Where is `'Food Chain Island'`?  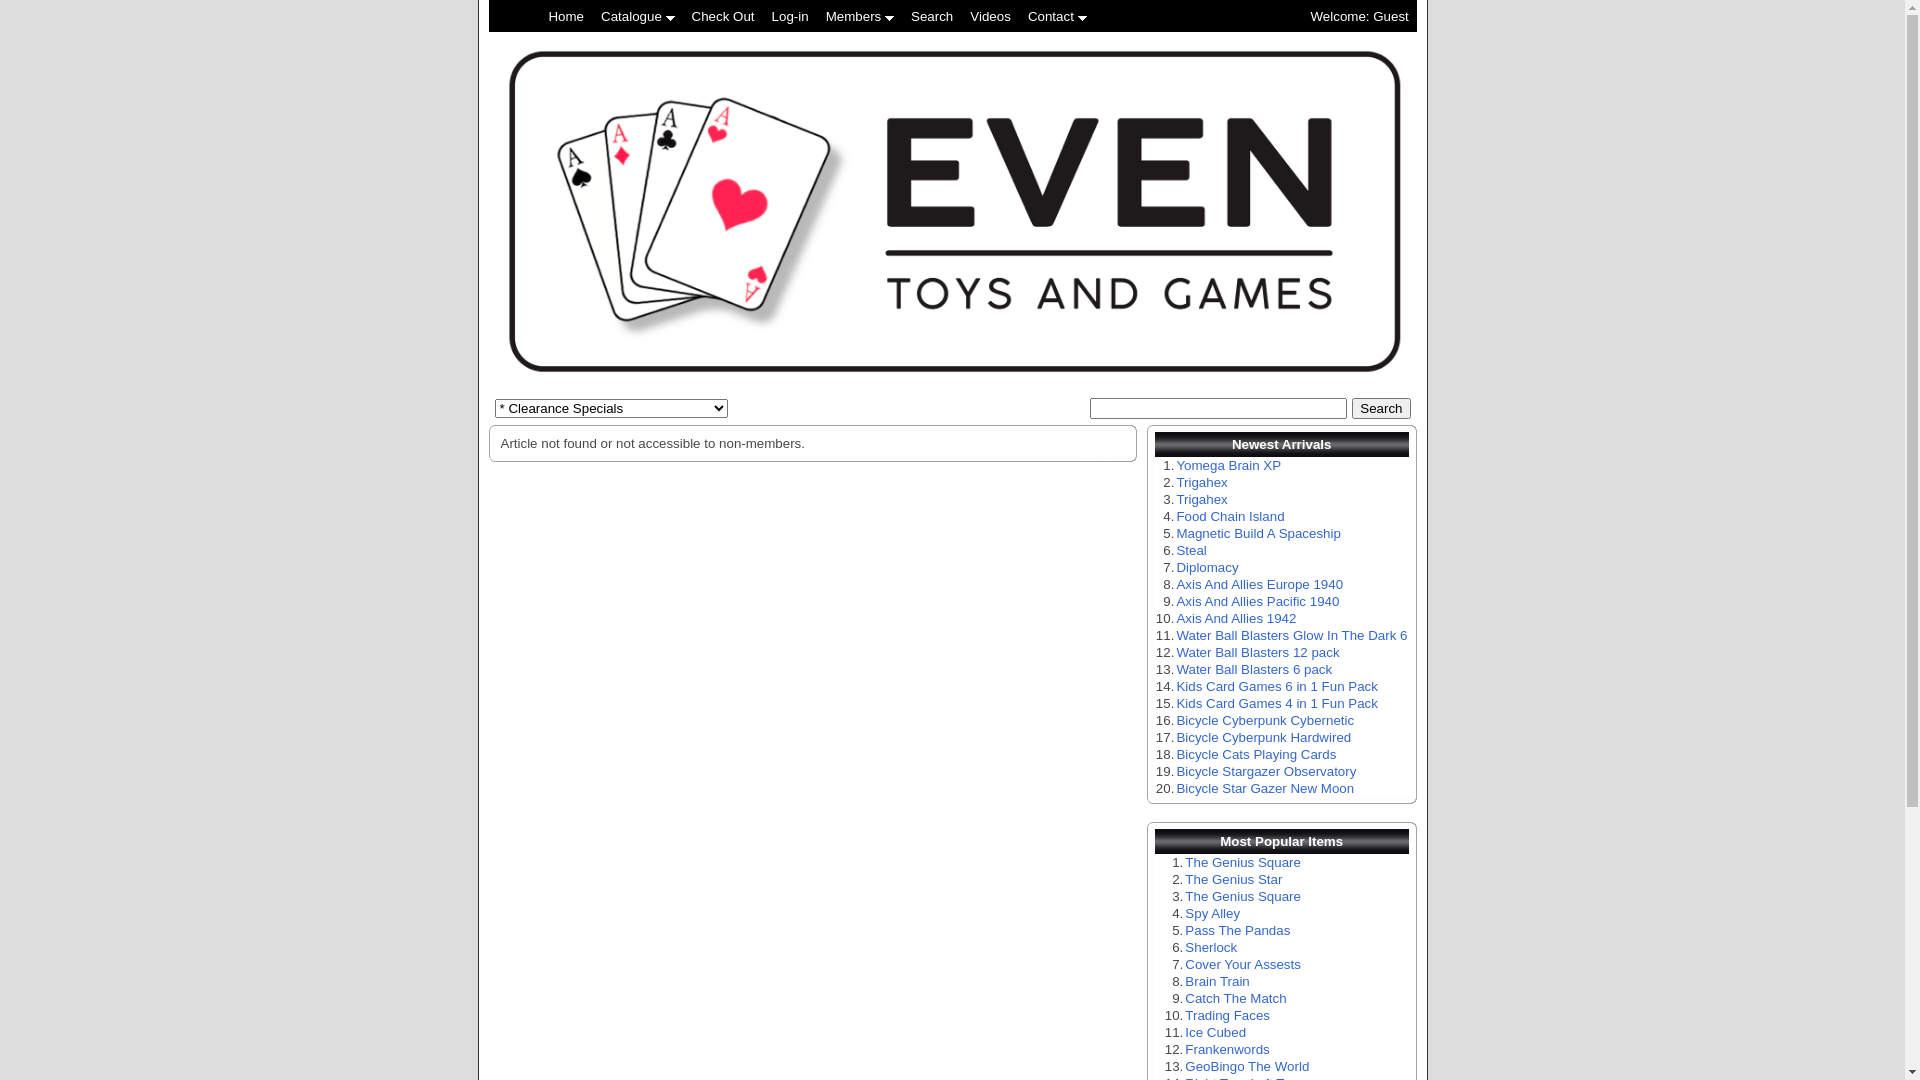
'Food Chain Island' is located at coordinates (1228, 515).